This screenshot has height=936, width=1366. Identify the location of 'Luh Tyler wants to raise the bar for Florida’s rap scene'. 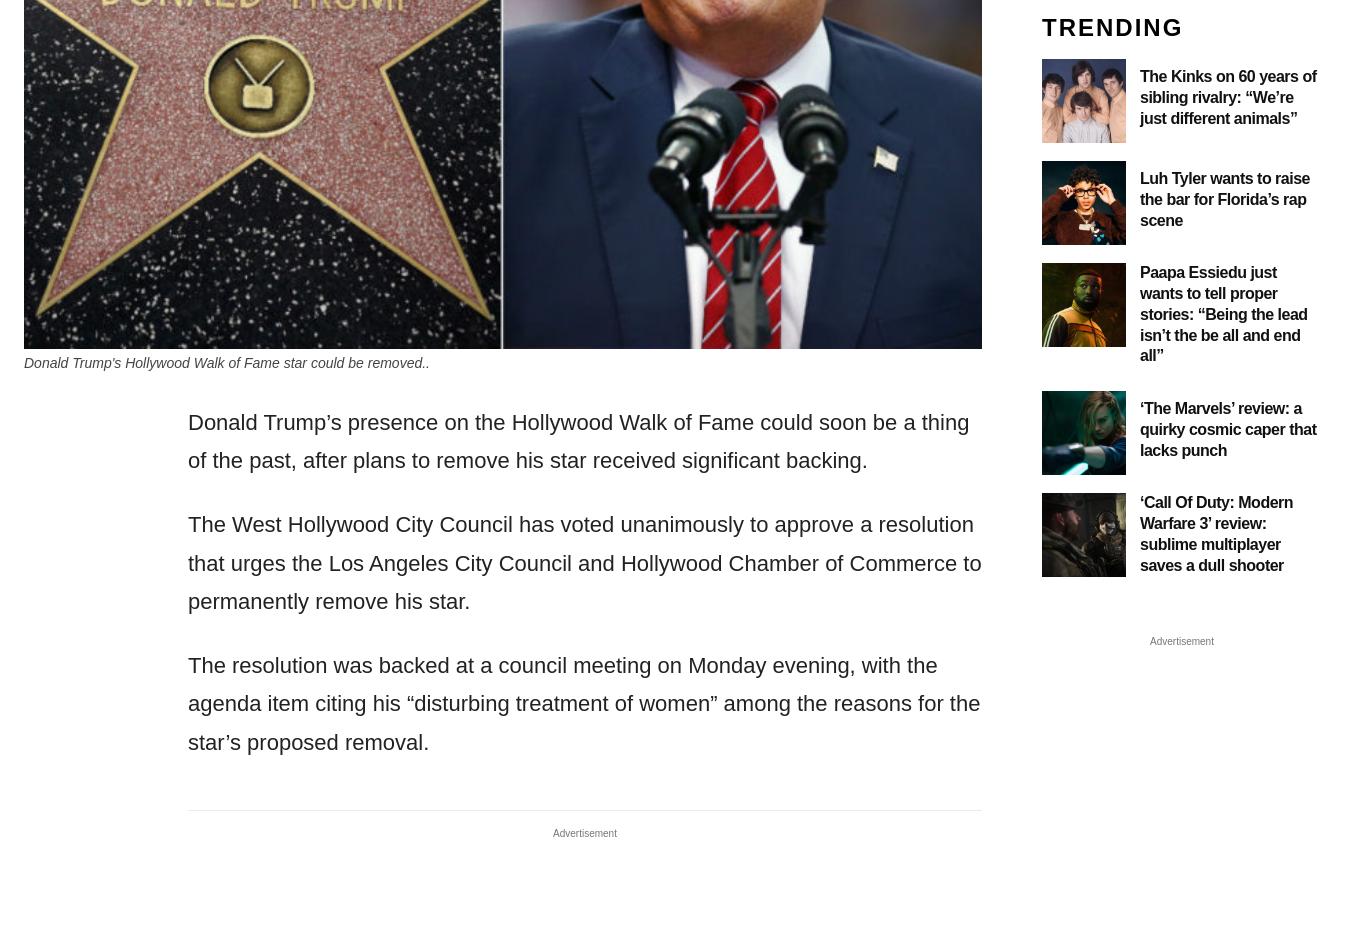
(1224, 198).